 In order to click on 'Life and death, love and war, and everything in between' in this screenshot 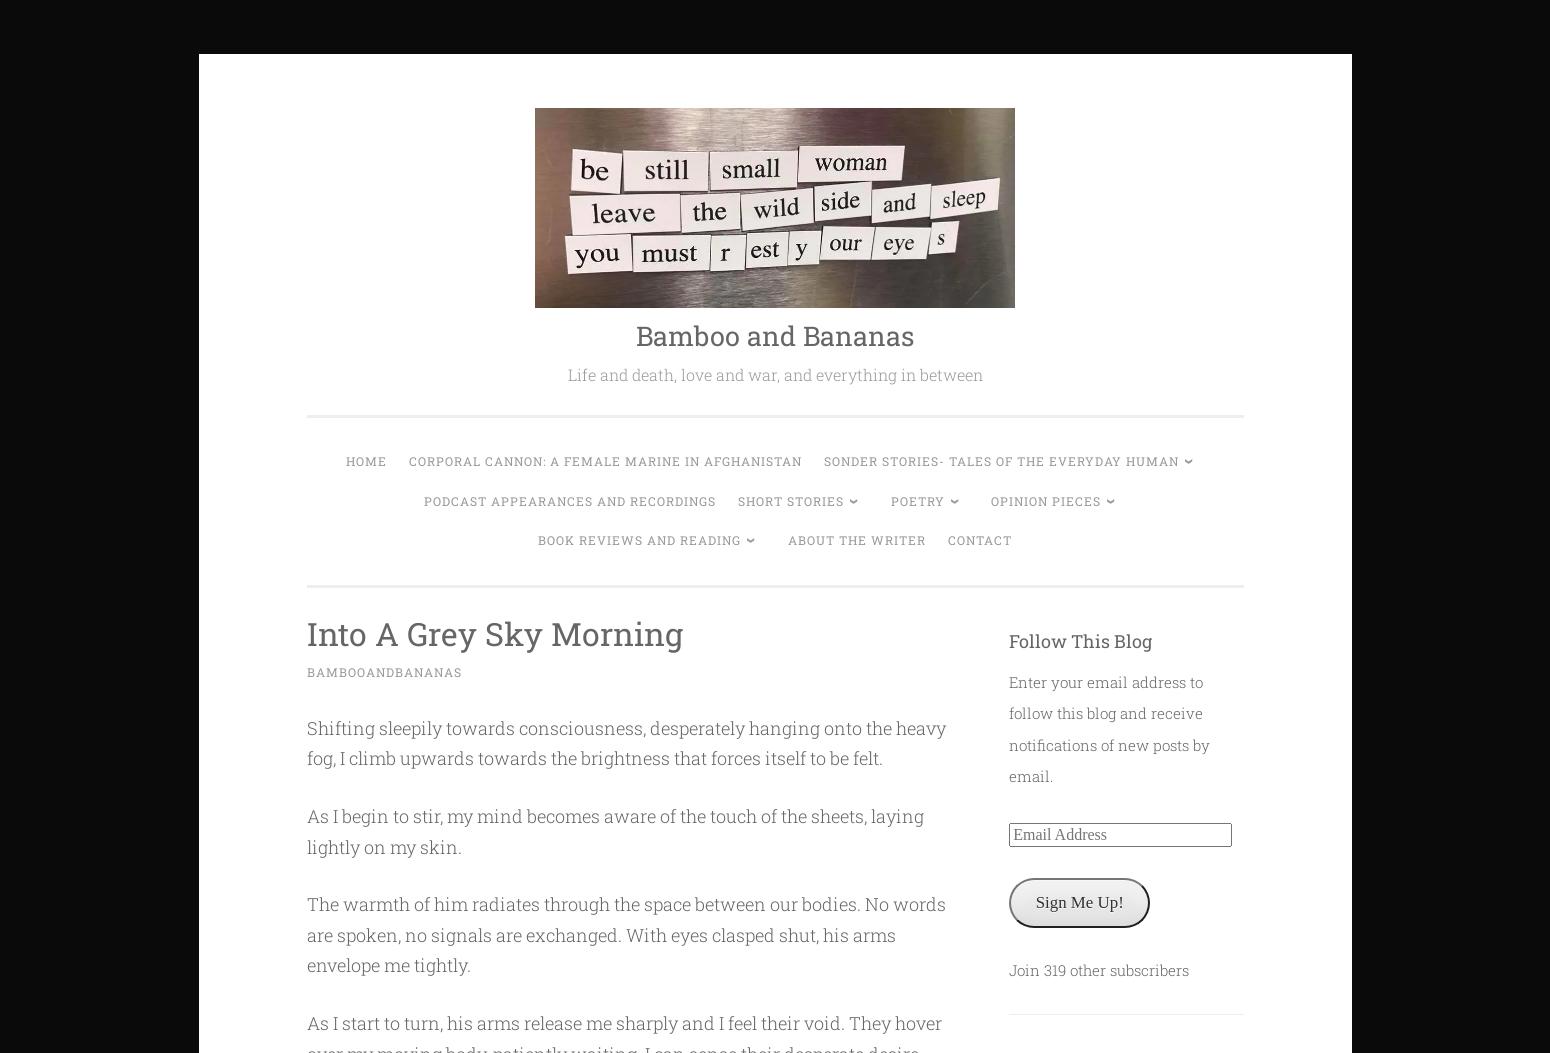, I will do `click(566, 373)`.